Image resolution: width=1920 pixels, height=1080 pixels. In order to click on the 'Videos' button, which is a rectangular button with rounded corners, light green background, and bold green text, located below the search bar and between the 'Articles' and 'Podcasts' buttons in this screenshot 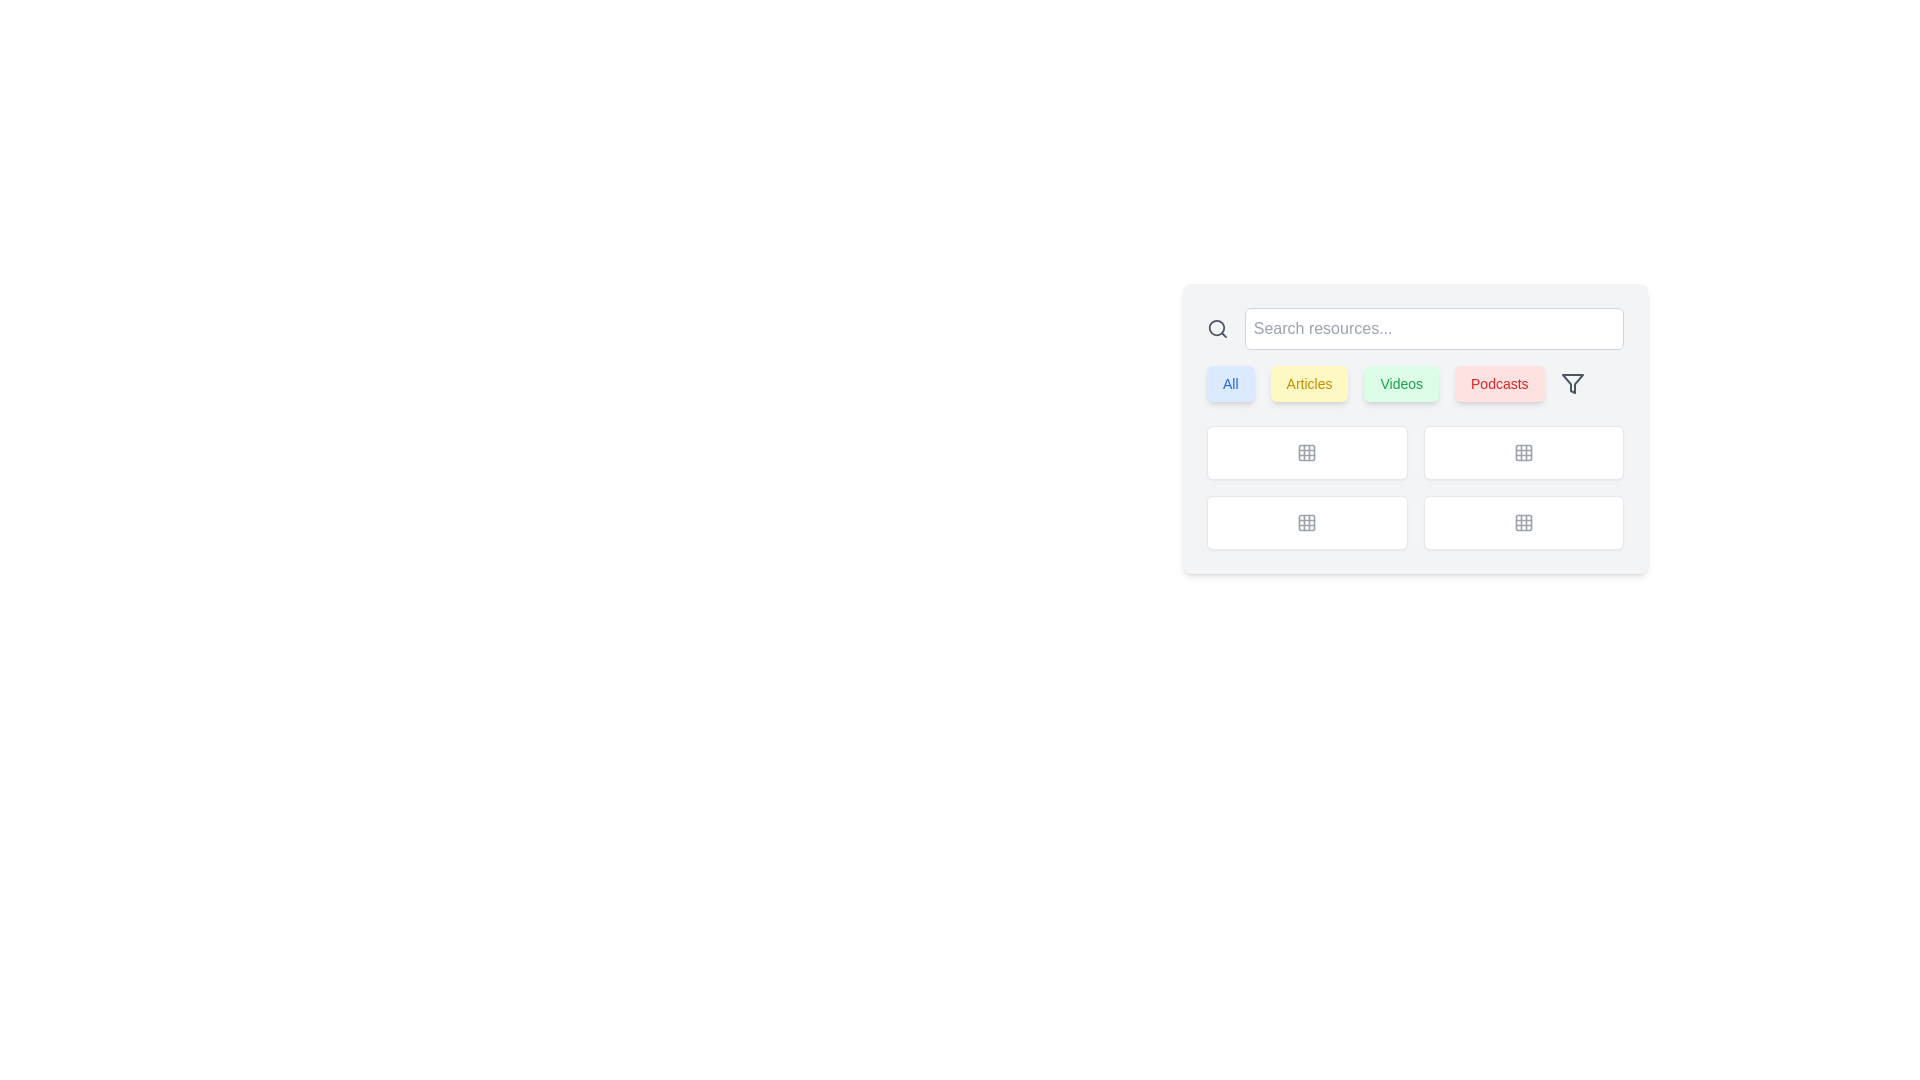, I will do `click(1400, 384)`.